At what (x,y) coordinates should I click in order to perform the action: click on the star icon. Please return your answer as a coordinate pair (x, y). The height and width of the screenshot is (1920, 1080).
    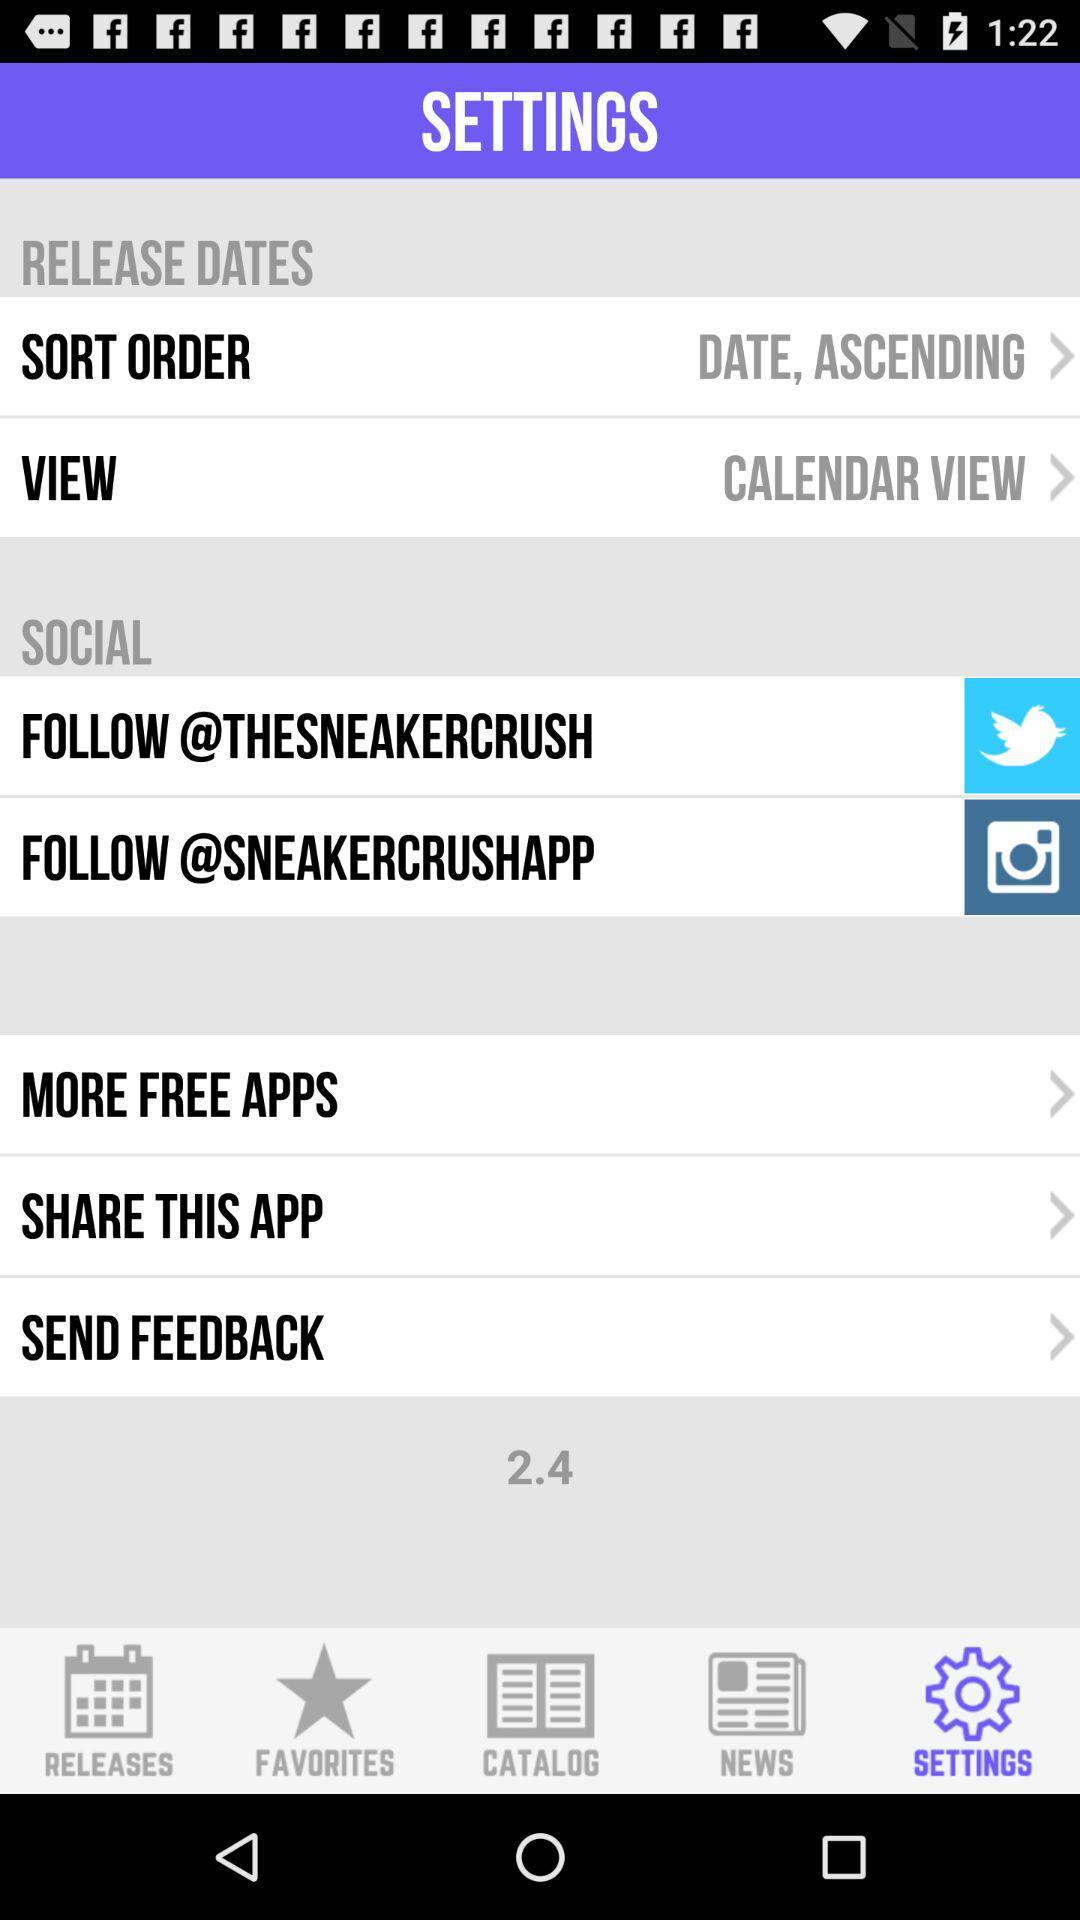
    Looking at the image, I should click on (323, 1831).